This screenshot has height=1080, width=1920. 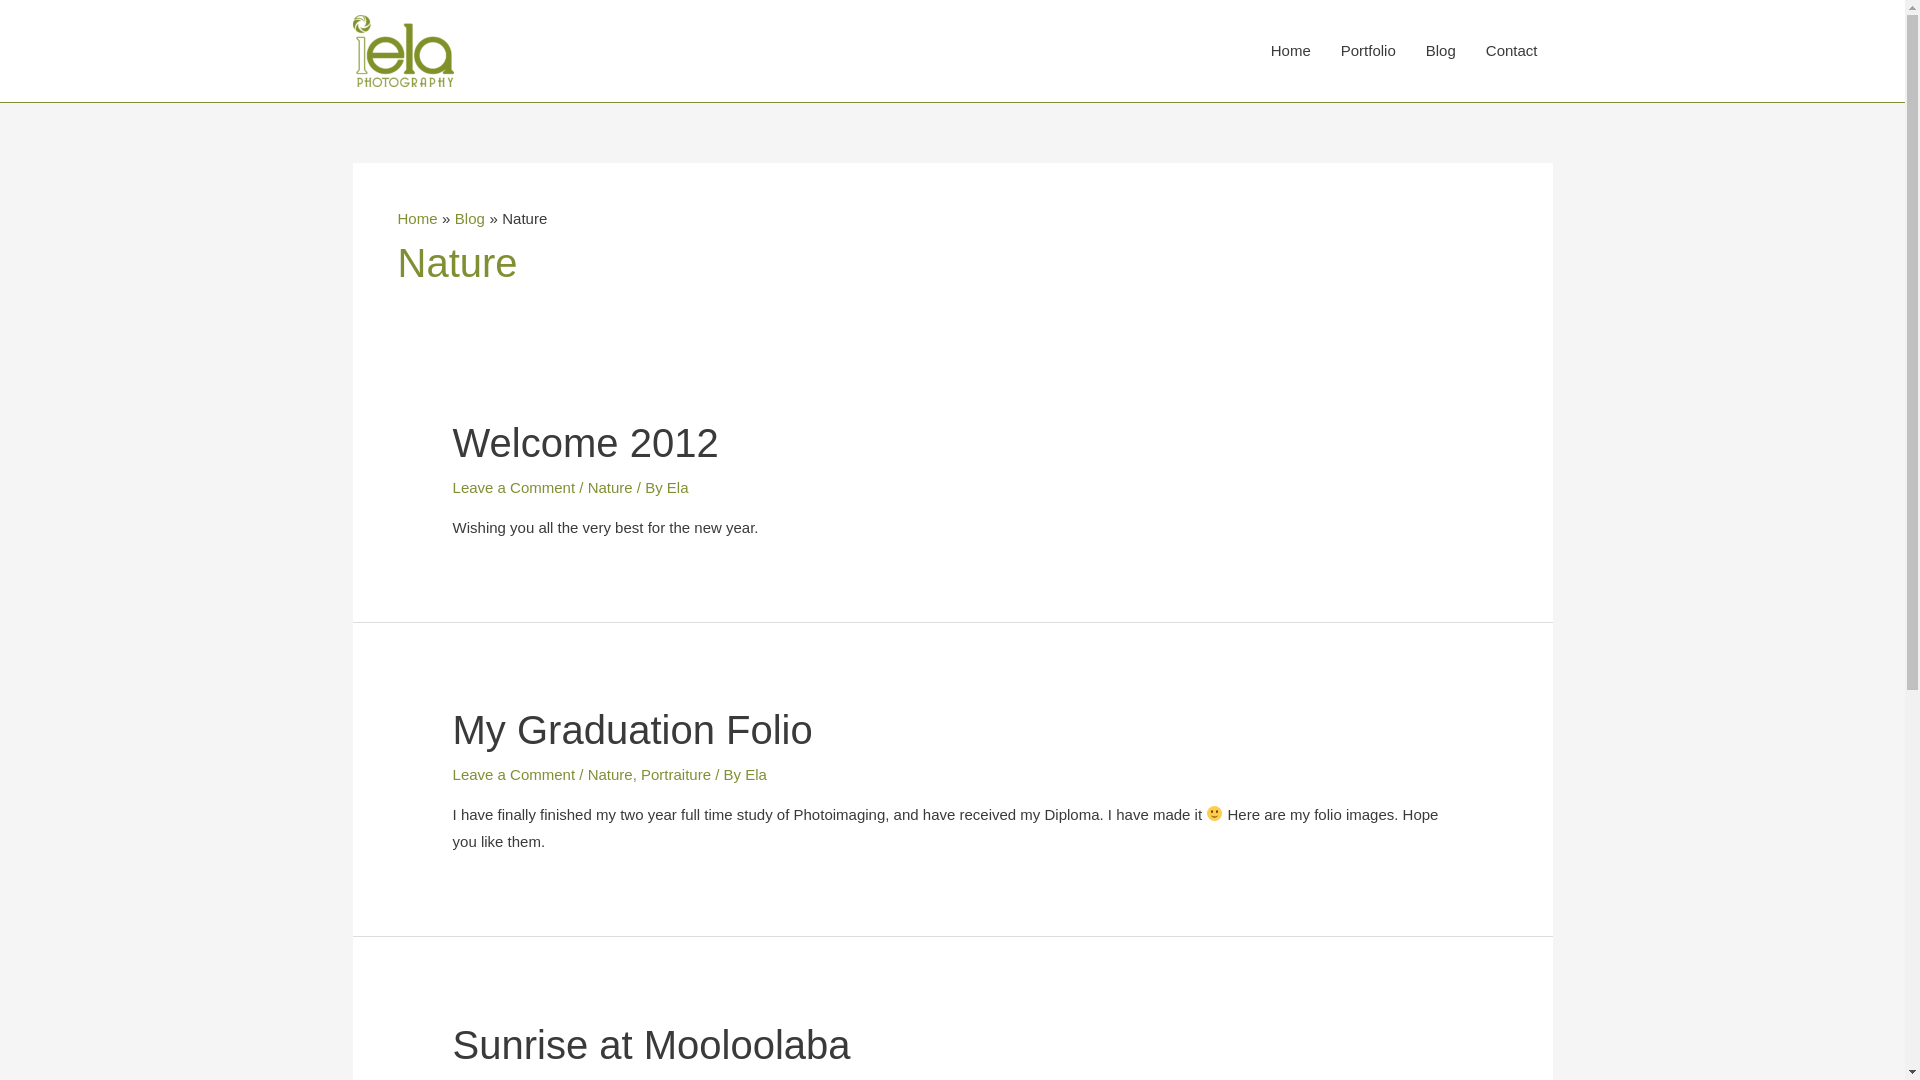 What do you see at coordinates (1291, 49) in the screenshot?
I see `'Home'` at bounding box center [1291, 49].